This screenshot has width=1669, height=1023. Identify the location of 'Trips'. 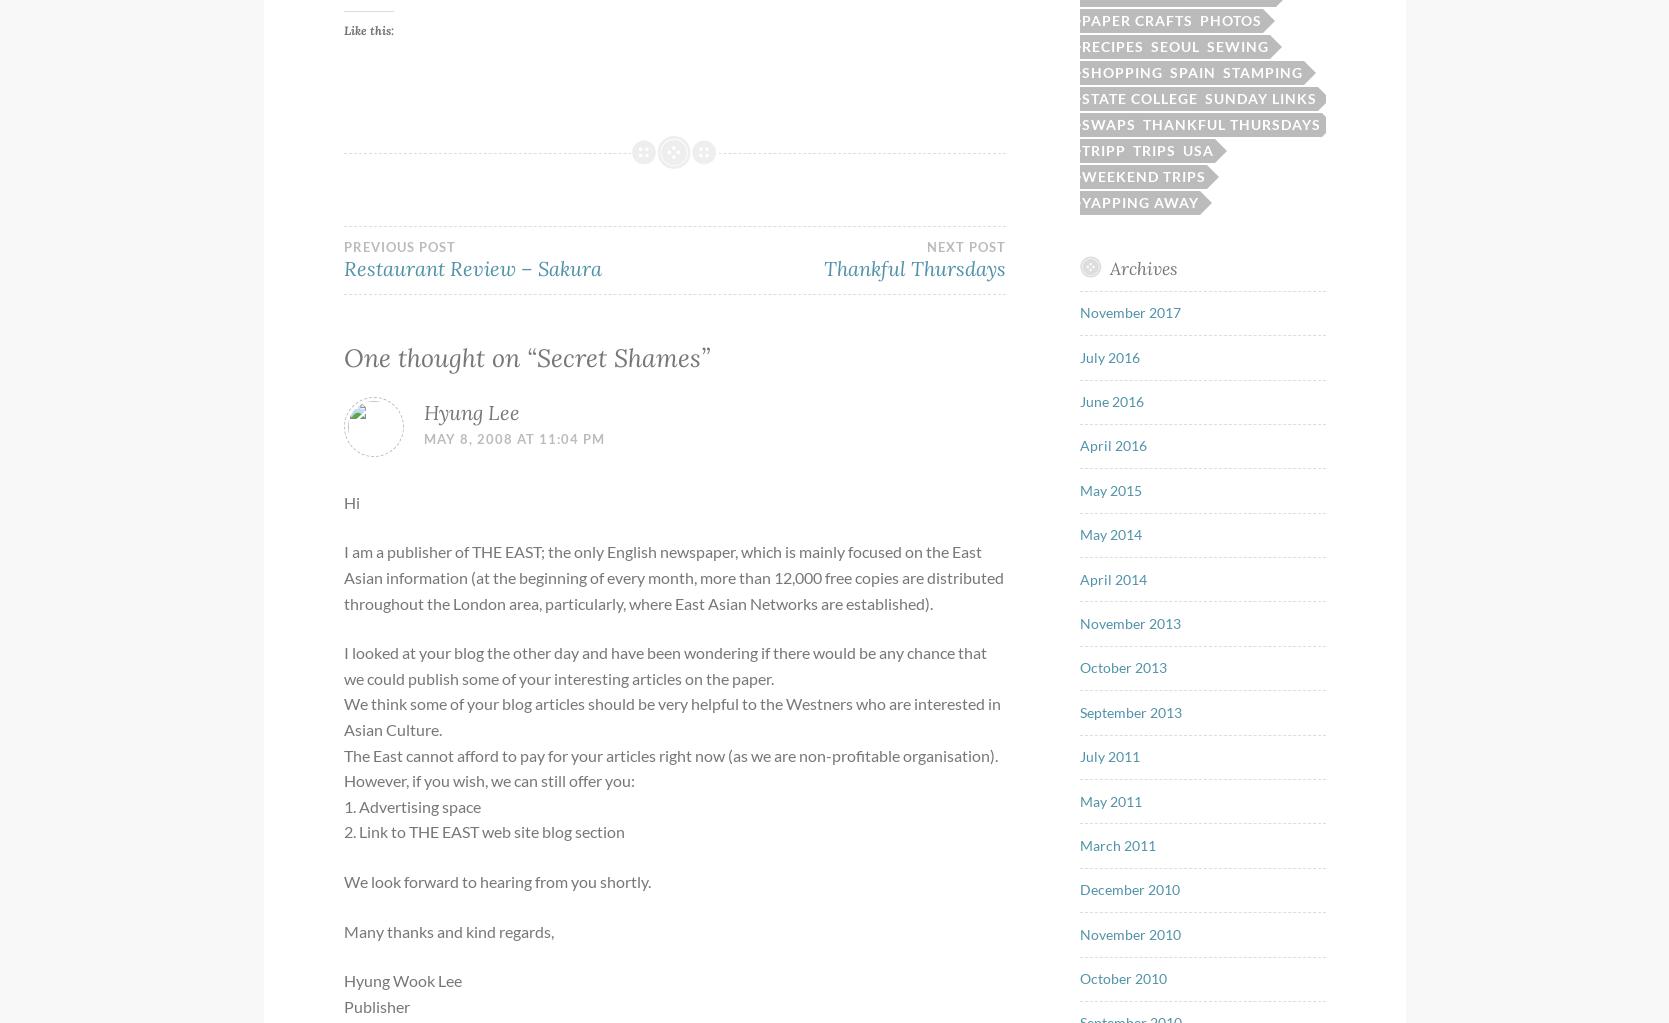
(1153, 149).